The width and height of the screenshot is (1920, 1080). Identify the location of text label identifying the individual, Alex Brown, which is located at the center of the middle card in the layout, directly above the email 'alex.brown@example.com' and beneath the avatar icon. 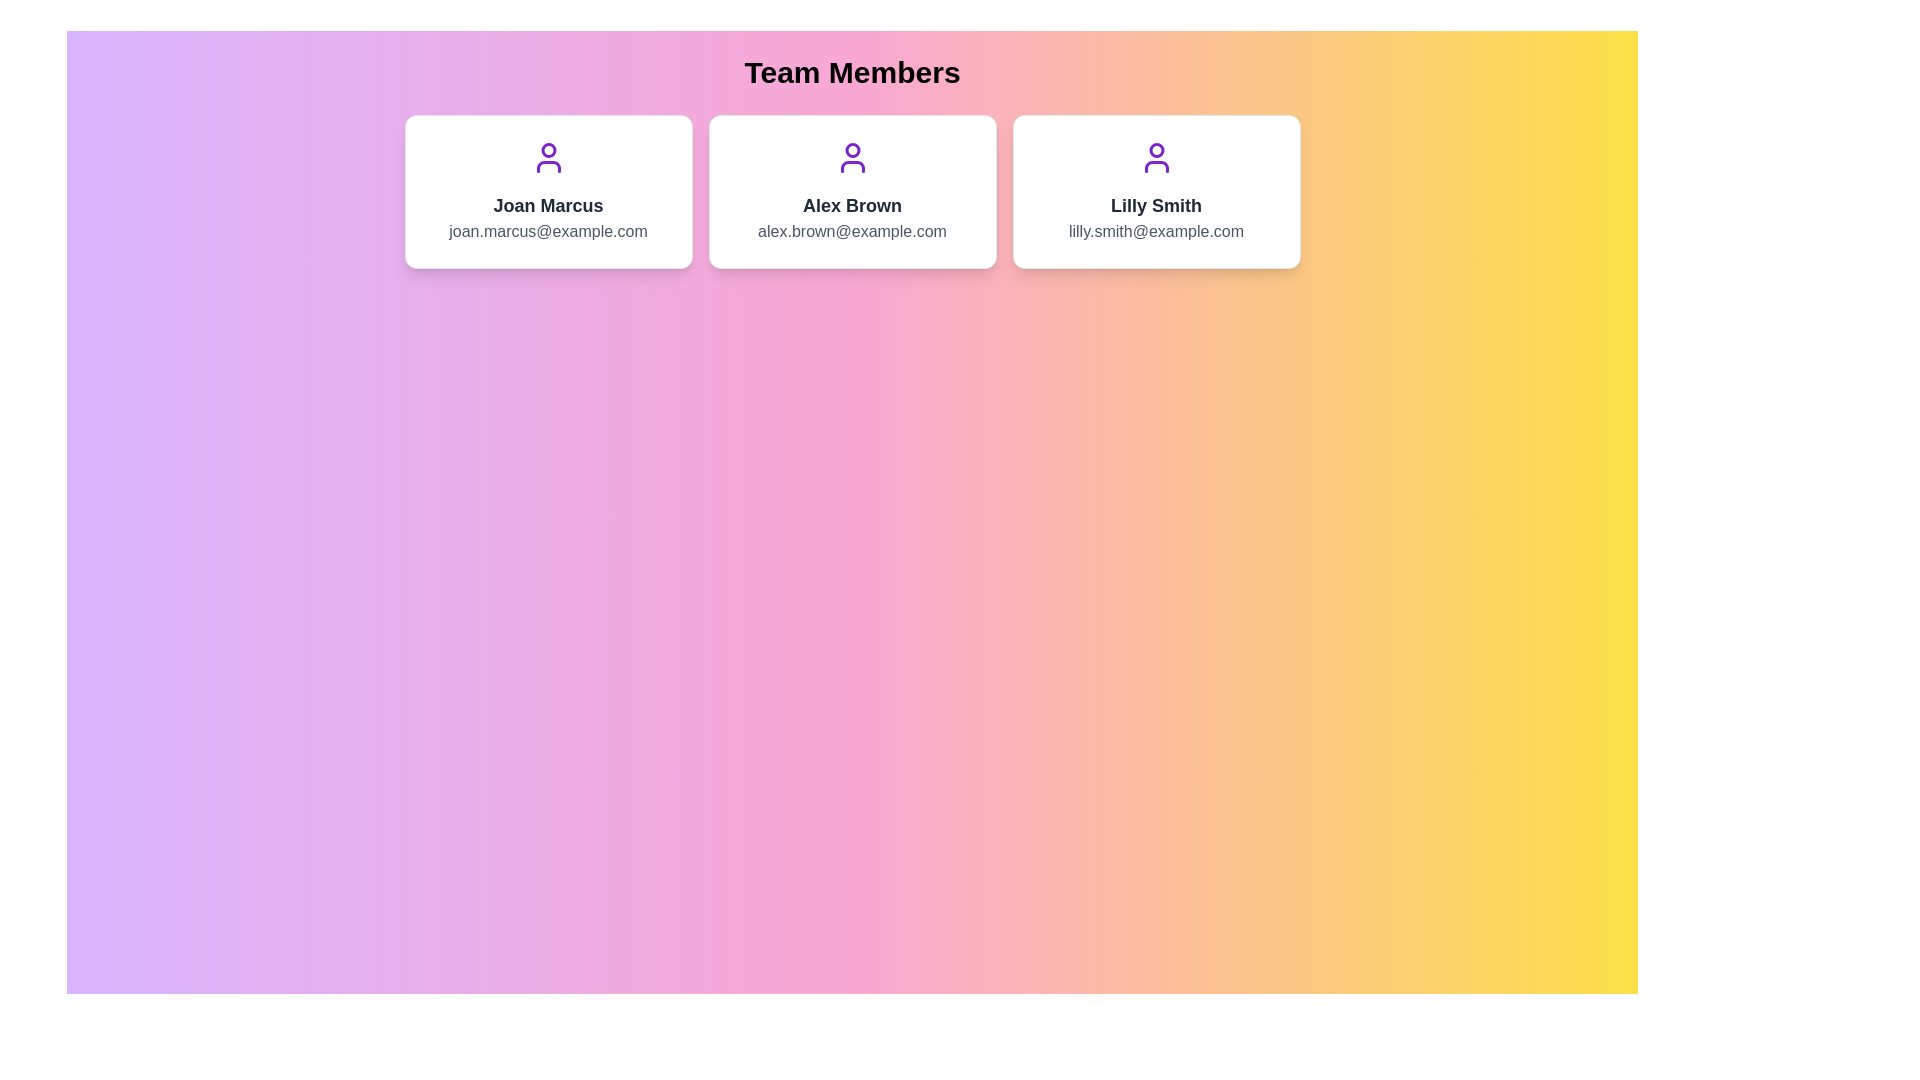
(852, 205).